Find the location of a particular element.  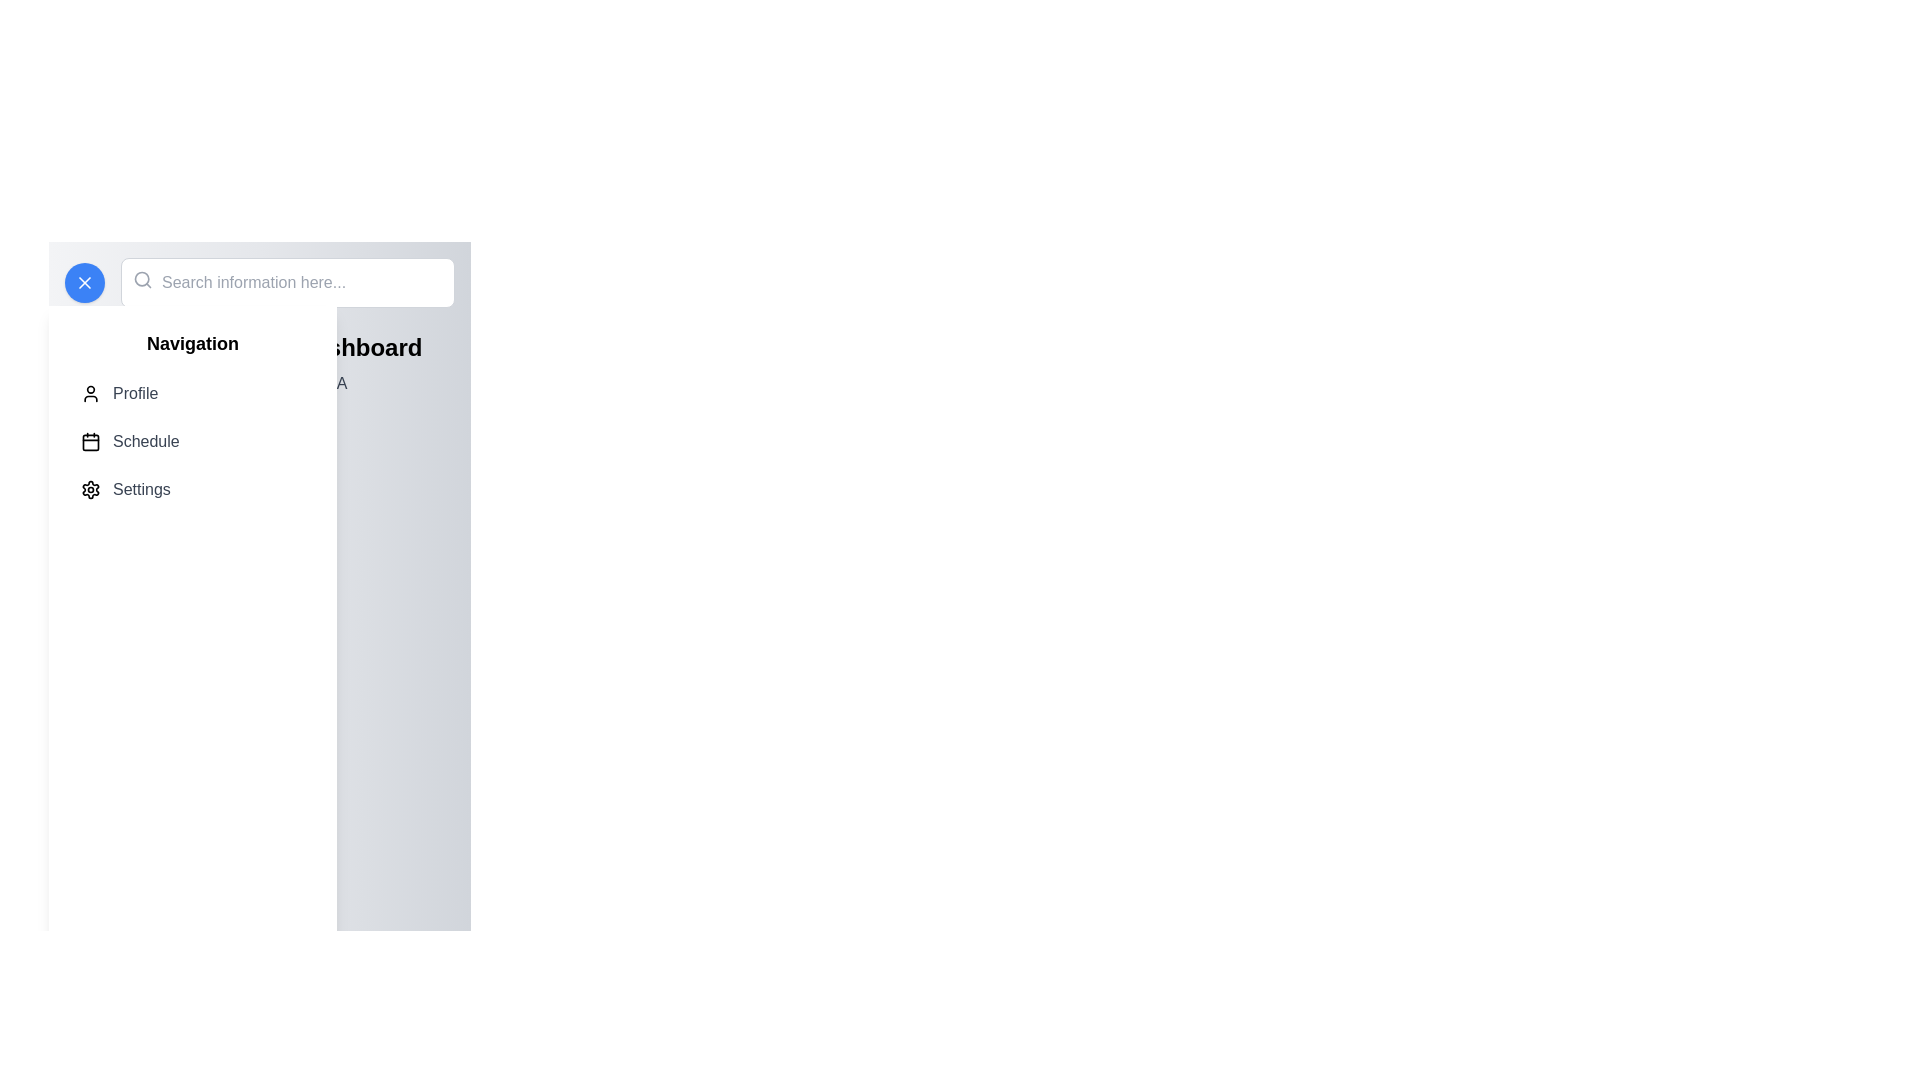

the text label located at the top of the left-hand vertical sidebar, which serves as a title for the sidebar menu is located at coordinates (192, 342).